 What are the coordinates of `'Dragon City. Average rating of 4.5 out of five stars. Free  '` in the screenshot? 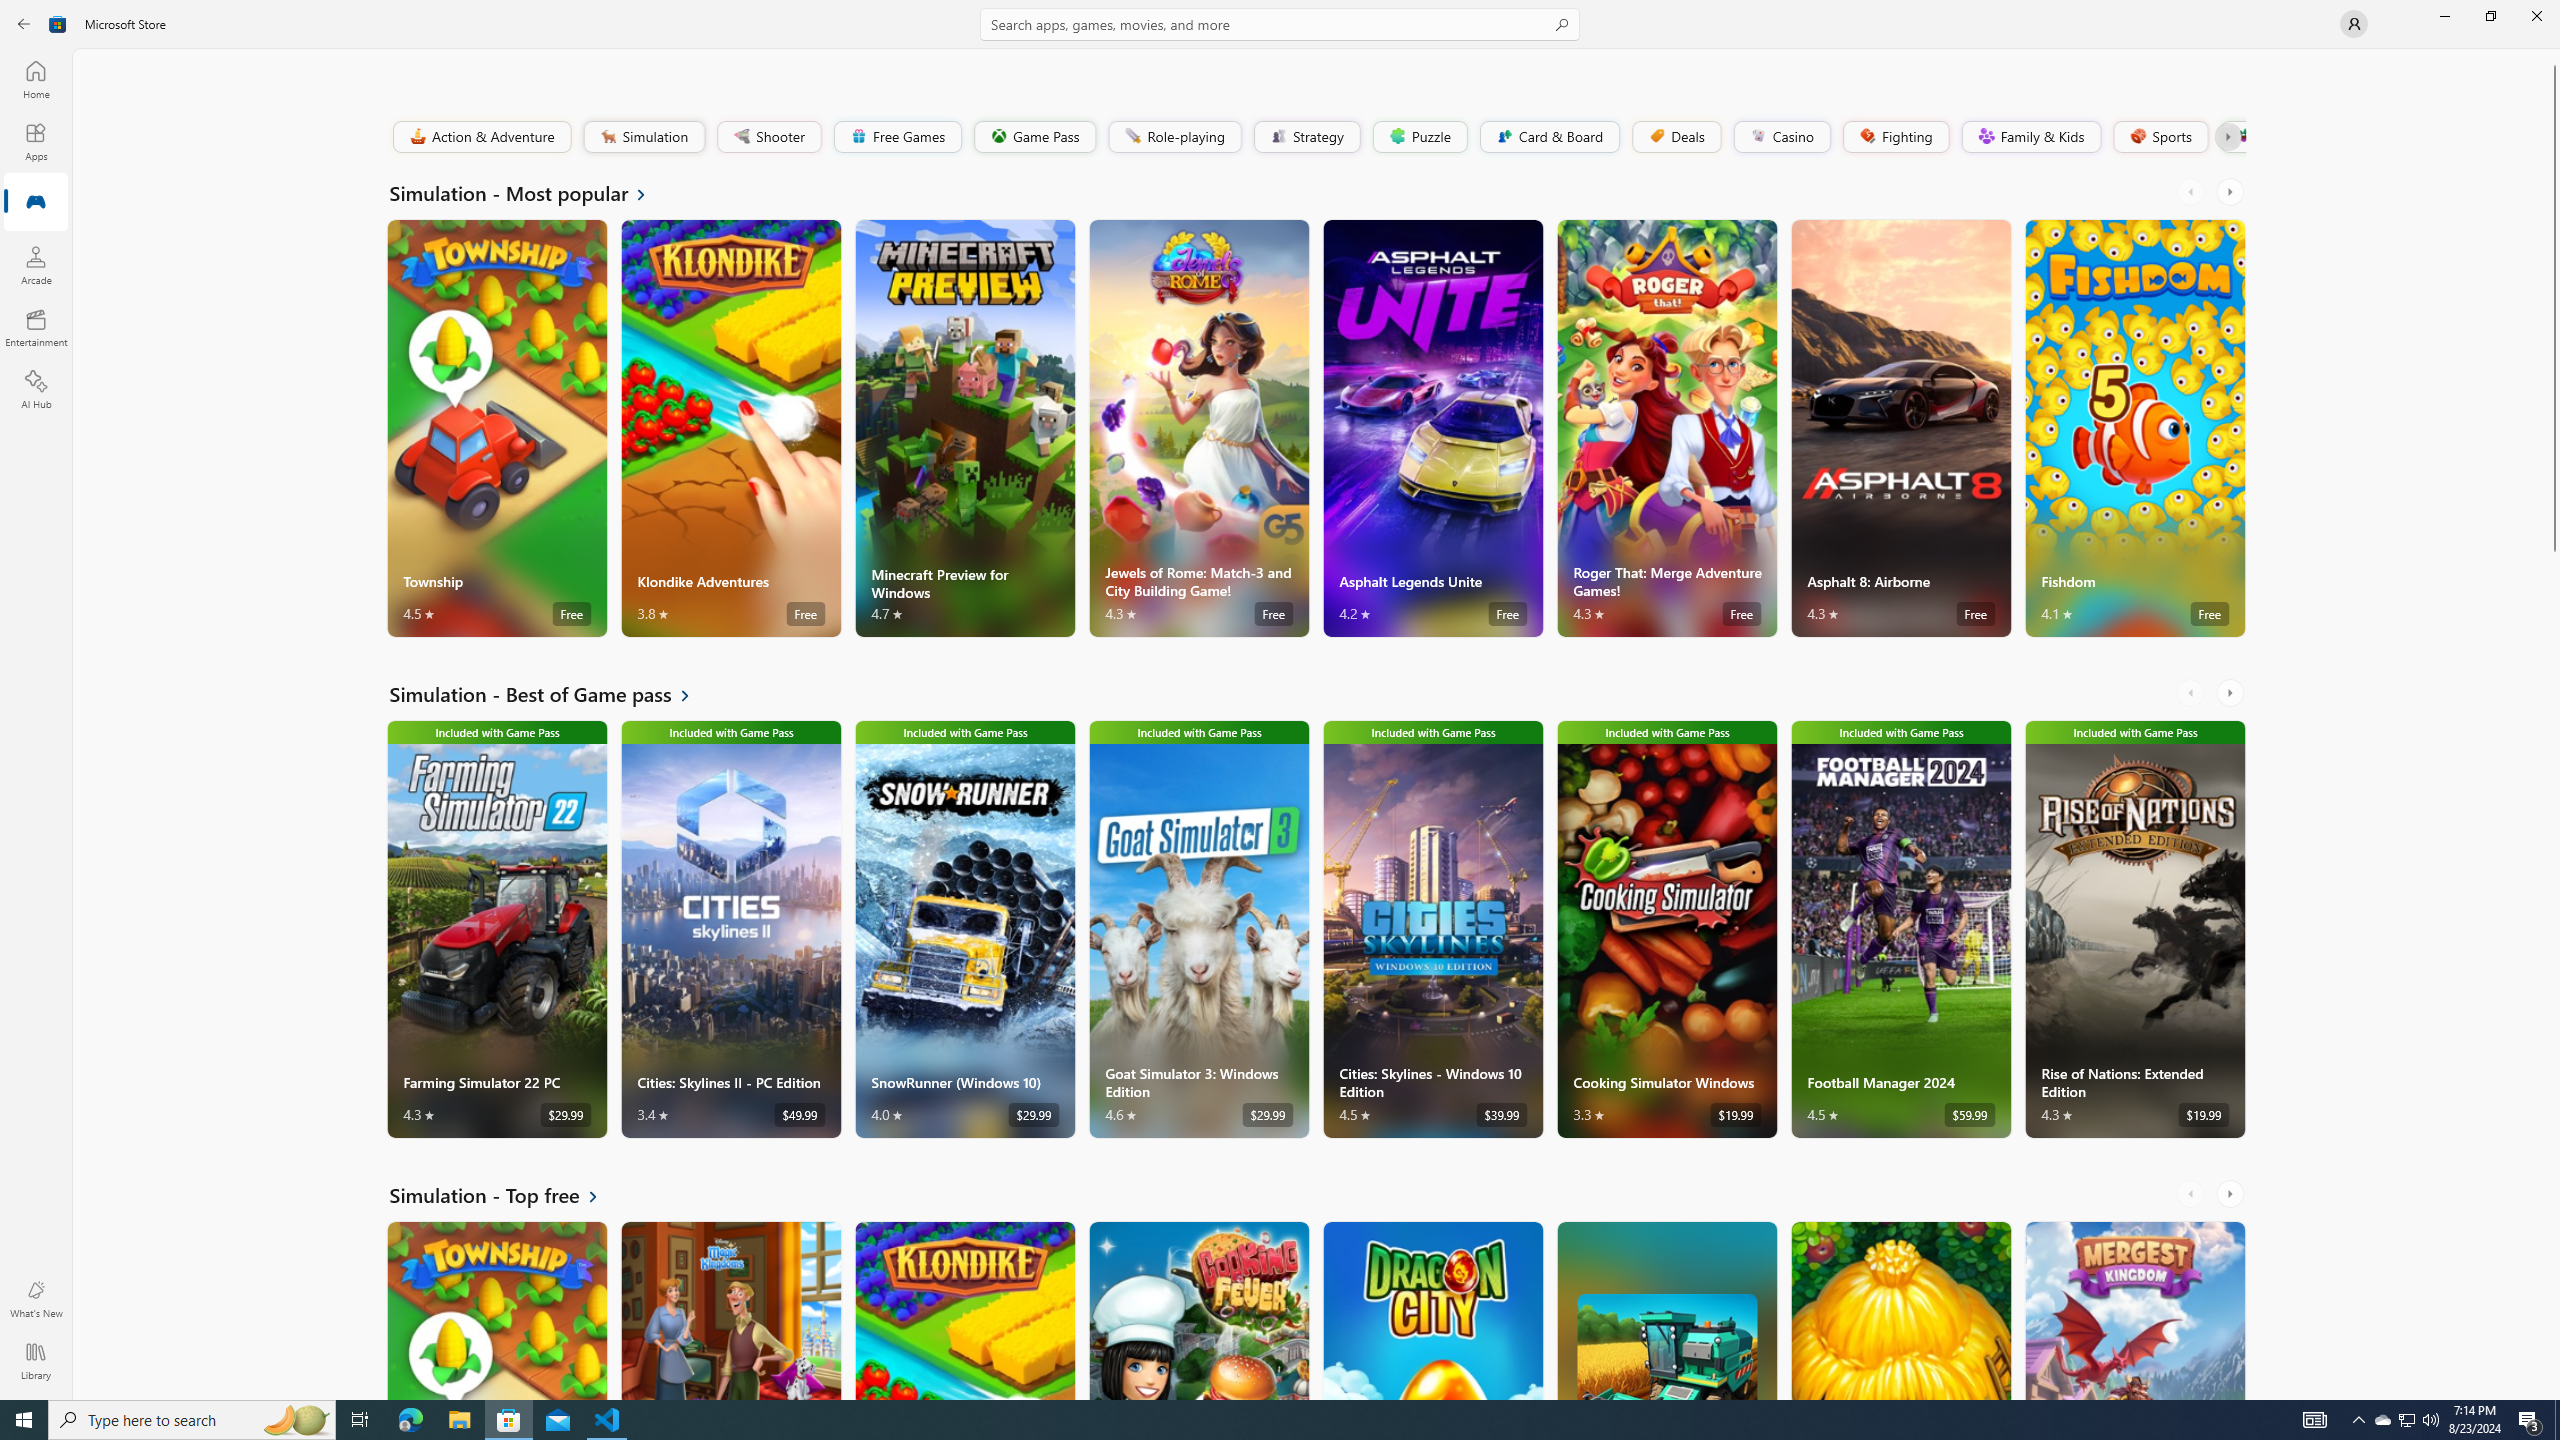 It's located at (1431, 1309).